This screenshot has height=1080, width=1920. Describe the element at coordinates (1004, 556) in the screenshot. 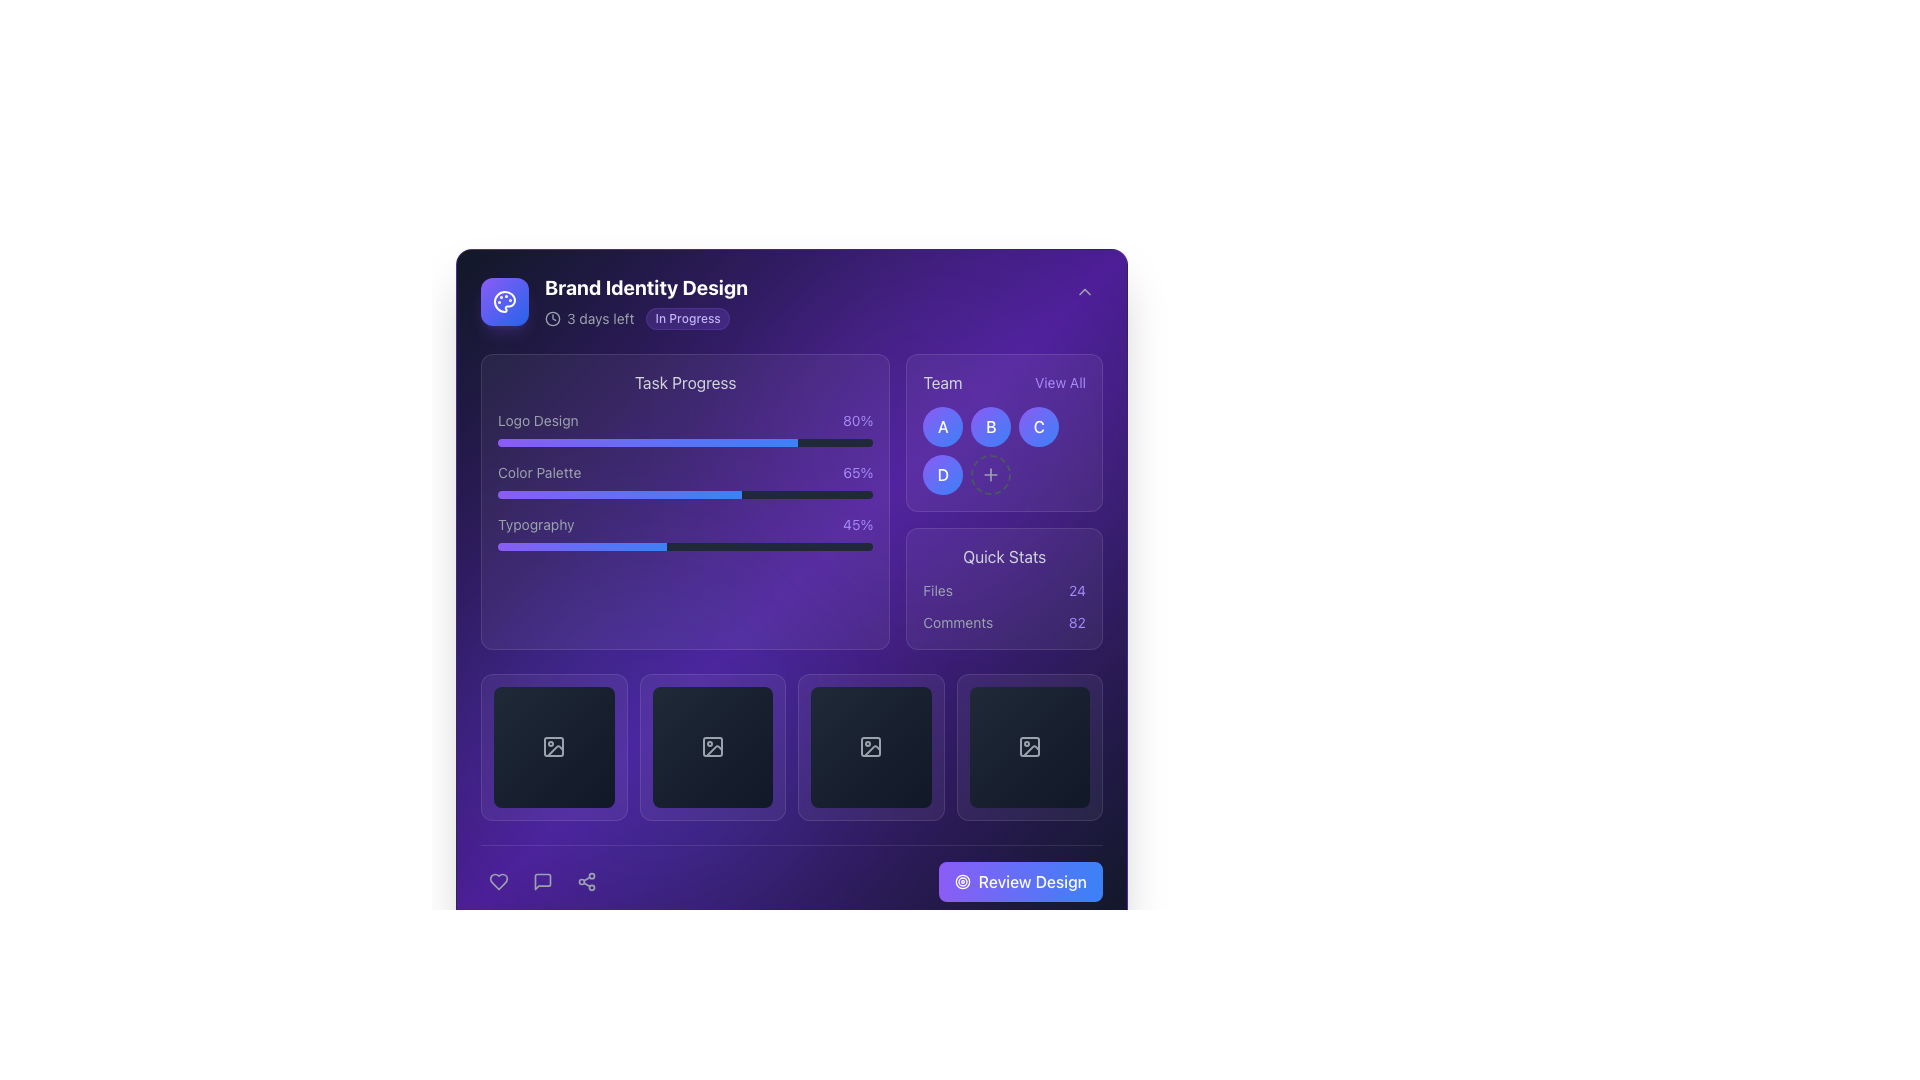

I see `text label titled 'Quick Stats' which is displayed in light gray font against a dark purple background, located in the top-right section of the panel` at that location.